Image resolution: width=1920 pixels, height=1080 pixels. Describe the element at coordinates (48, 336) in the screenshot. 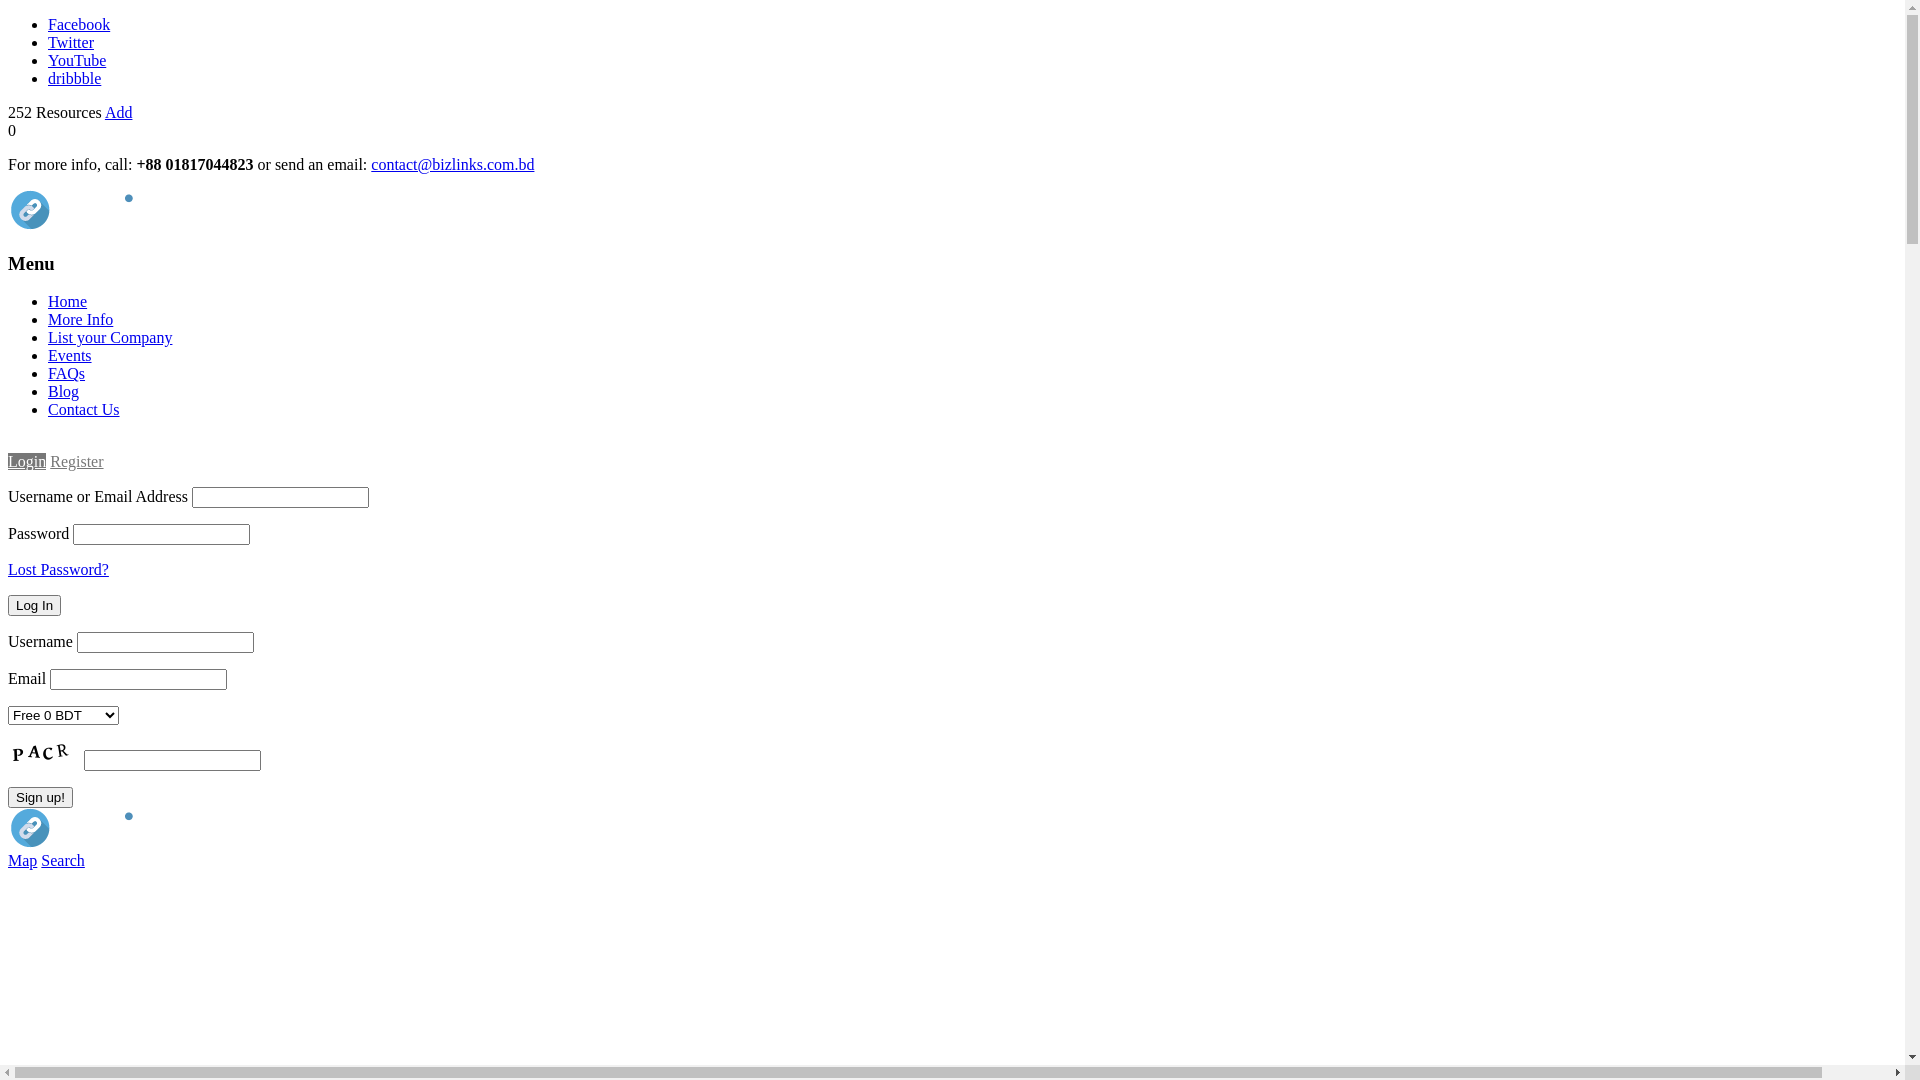

I see `'List your Company'` at that location.